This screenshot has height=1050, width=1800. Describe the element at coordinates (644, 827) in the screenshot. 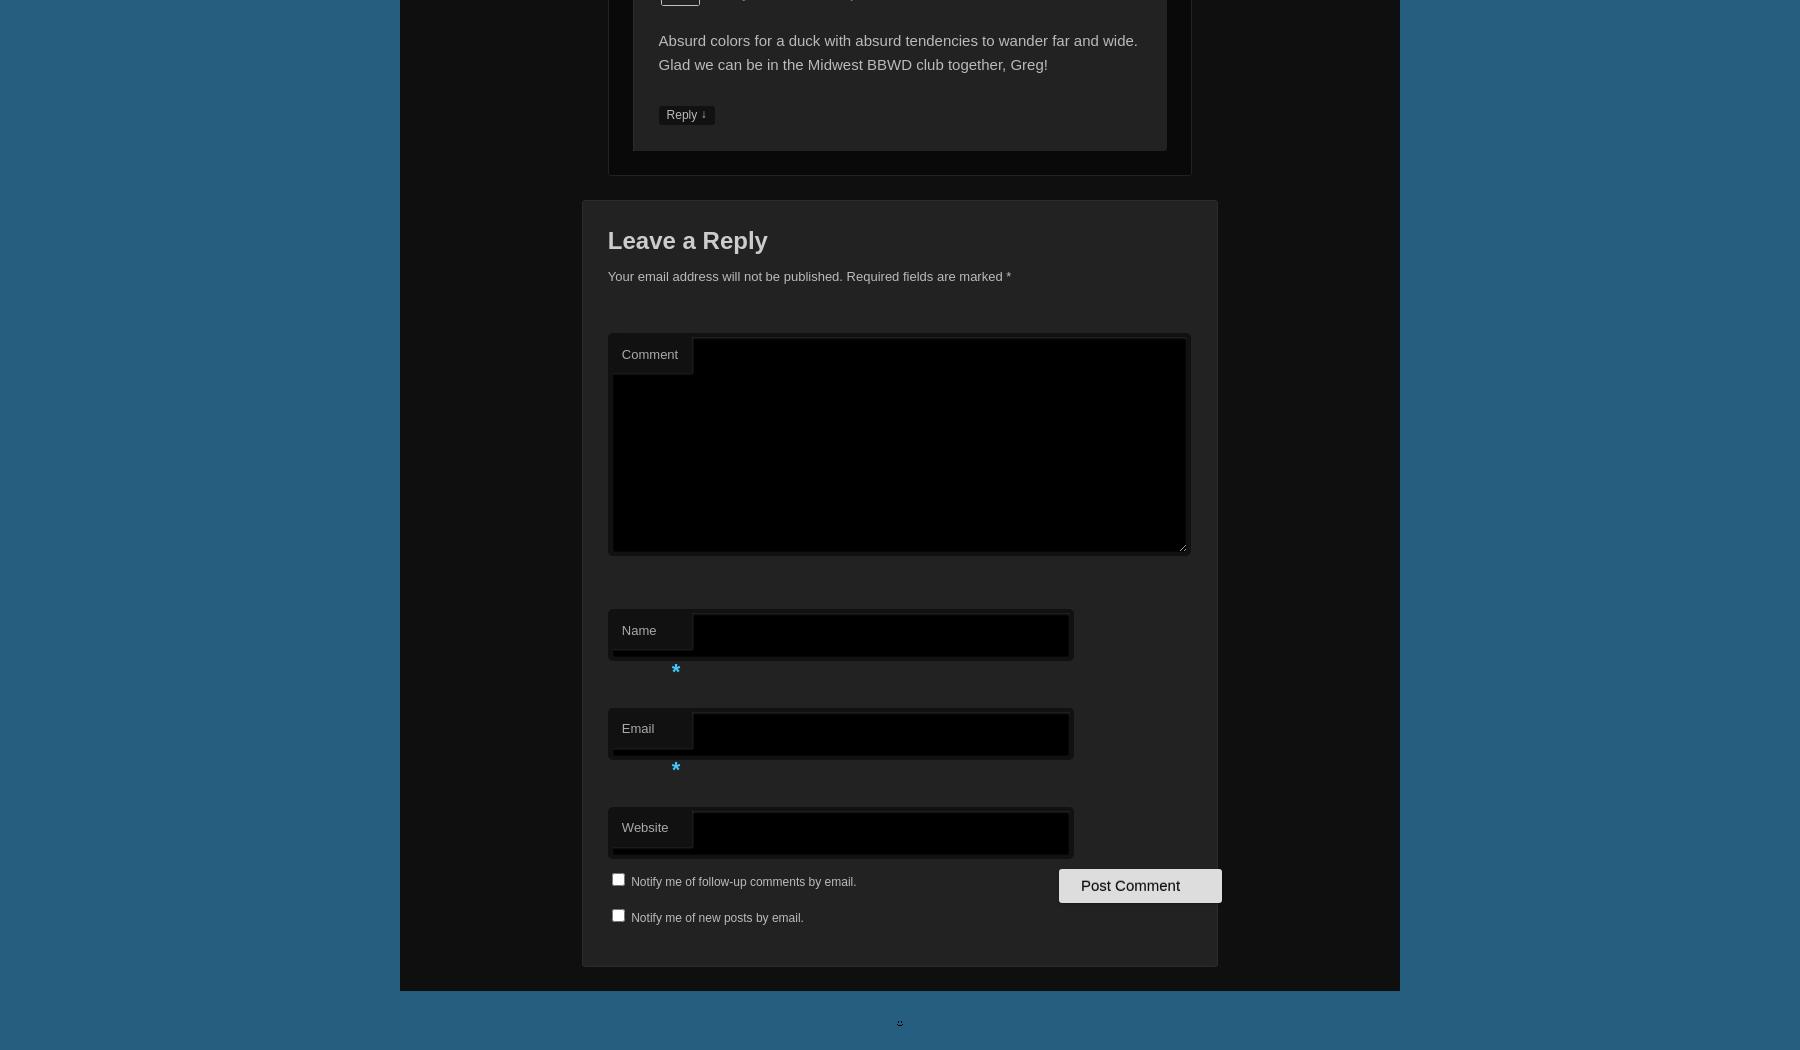

I see `'Website'` at that location.